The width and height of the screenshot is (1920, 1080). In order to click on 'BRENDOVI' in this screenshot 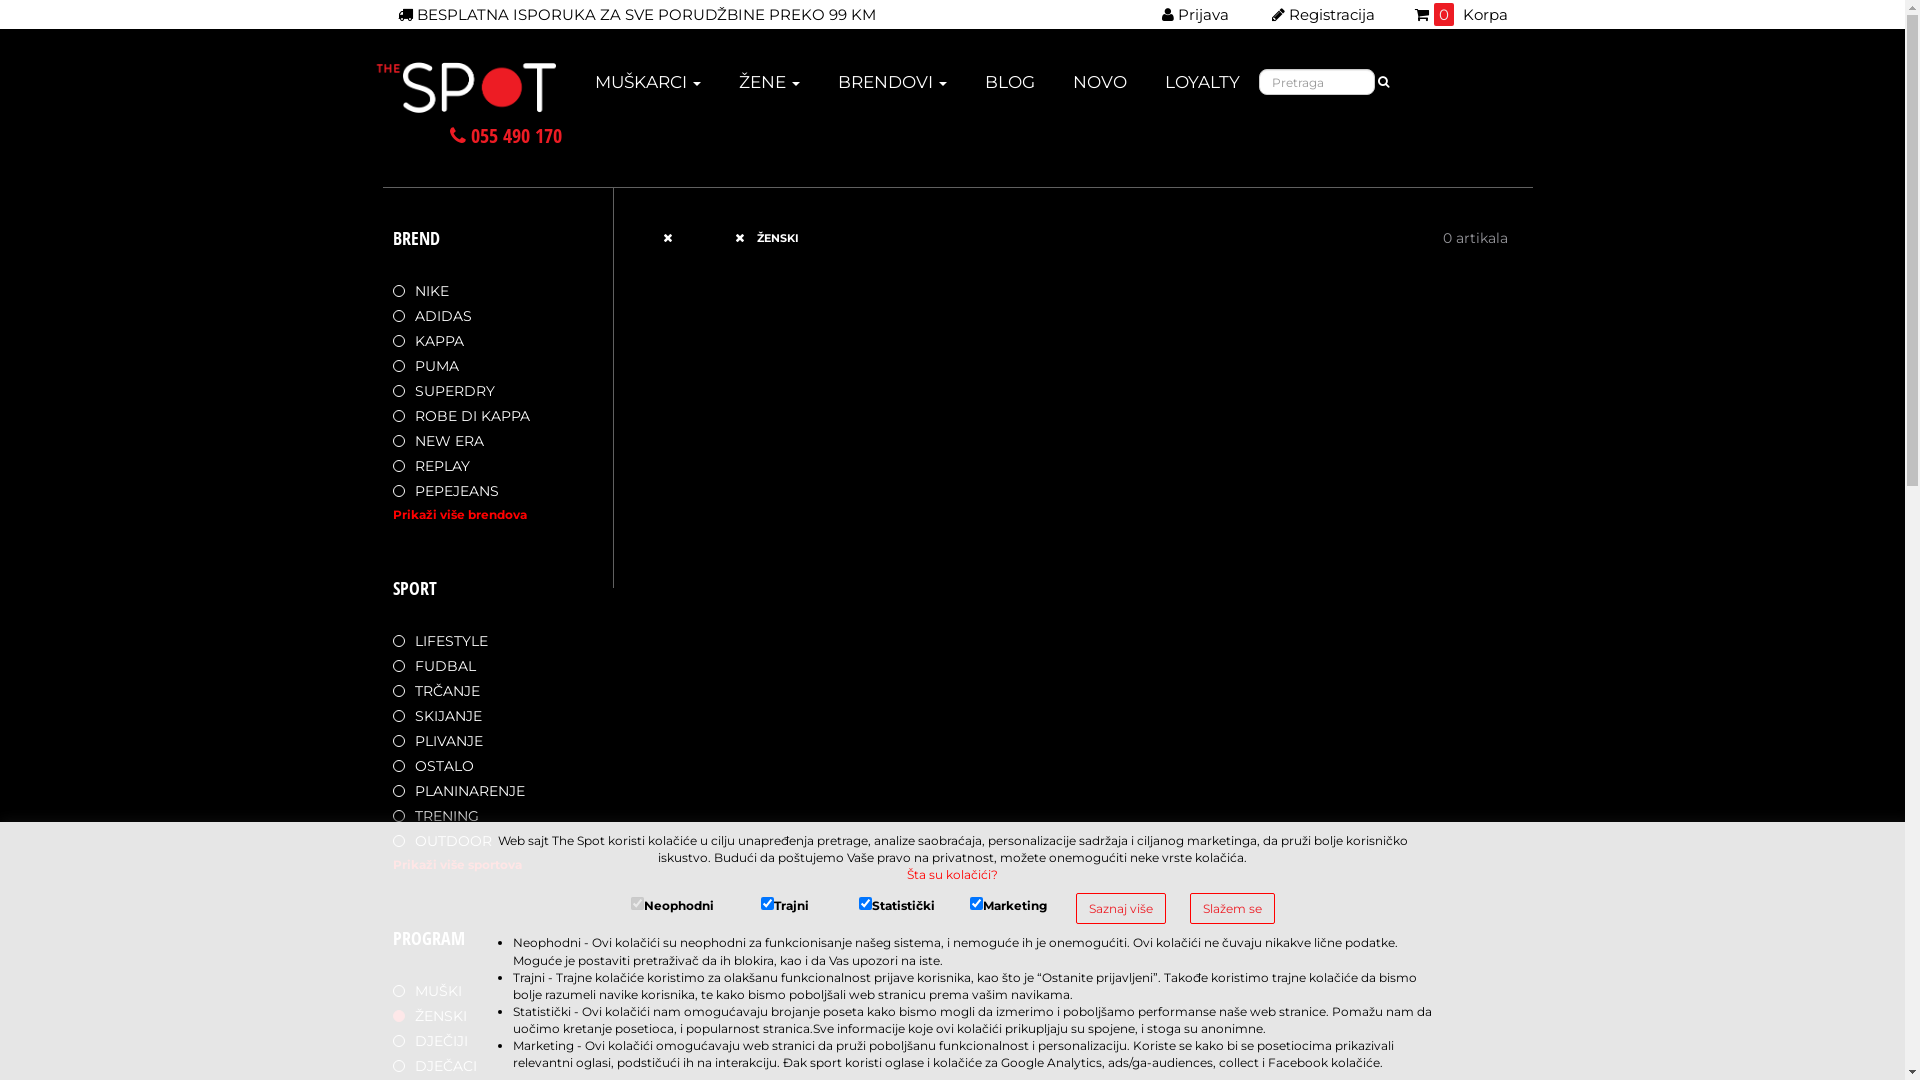, I will do `click(891, 87)`.